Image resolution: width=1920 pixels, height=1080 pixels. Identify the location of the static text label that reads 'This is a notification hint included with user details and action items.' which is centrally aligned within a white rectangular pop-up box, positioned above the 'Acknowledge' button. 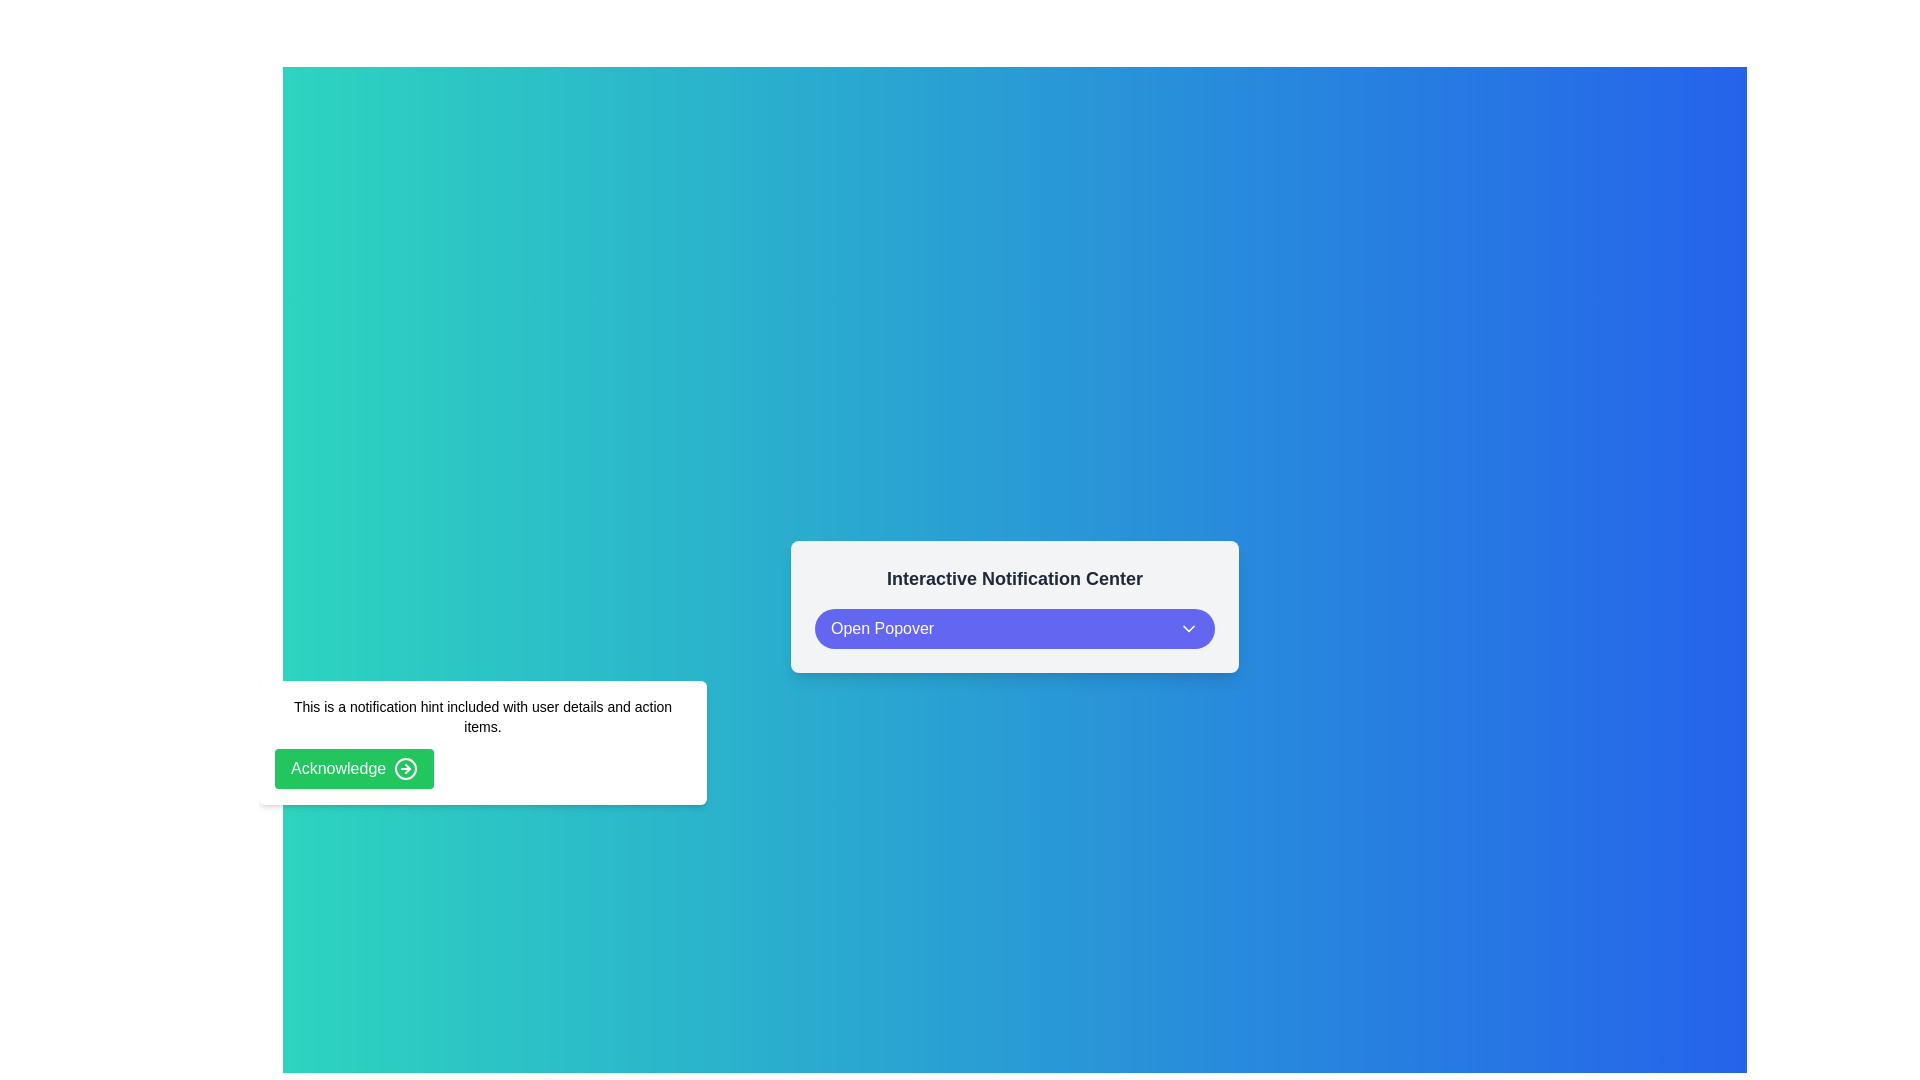
(483, 716).